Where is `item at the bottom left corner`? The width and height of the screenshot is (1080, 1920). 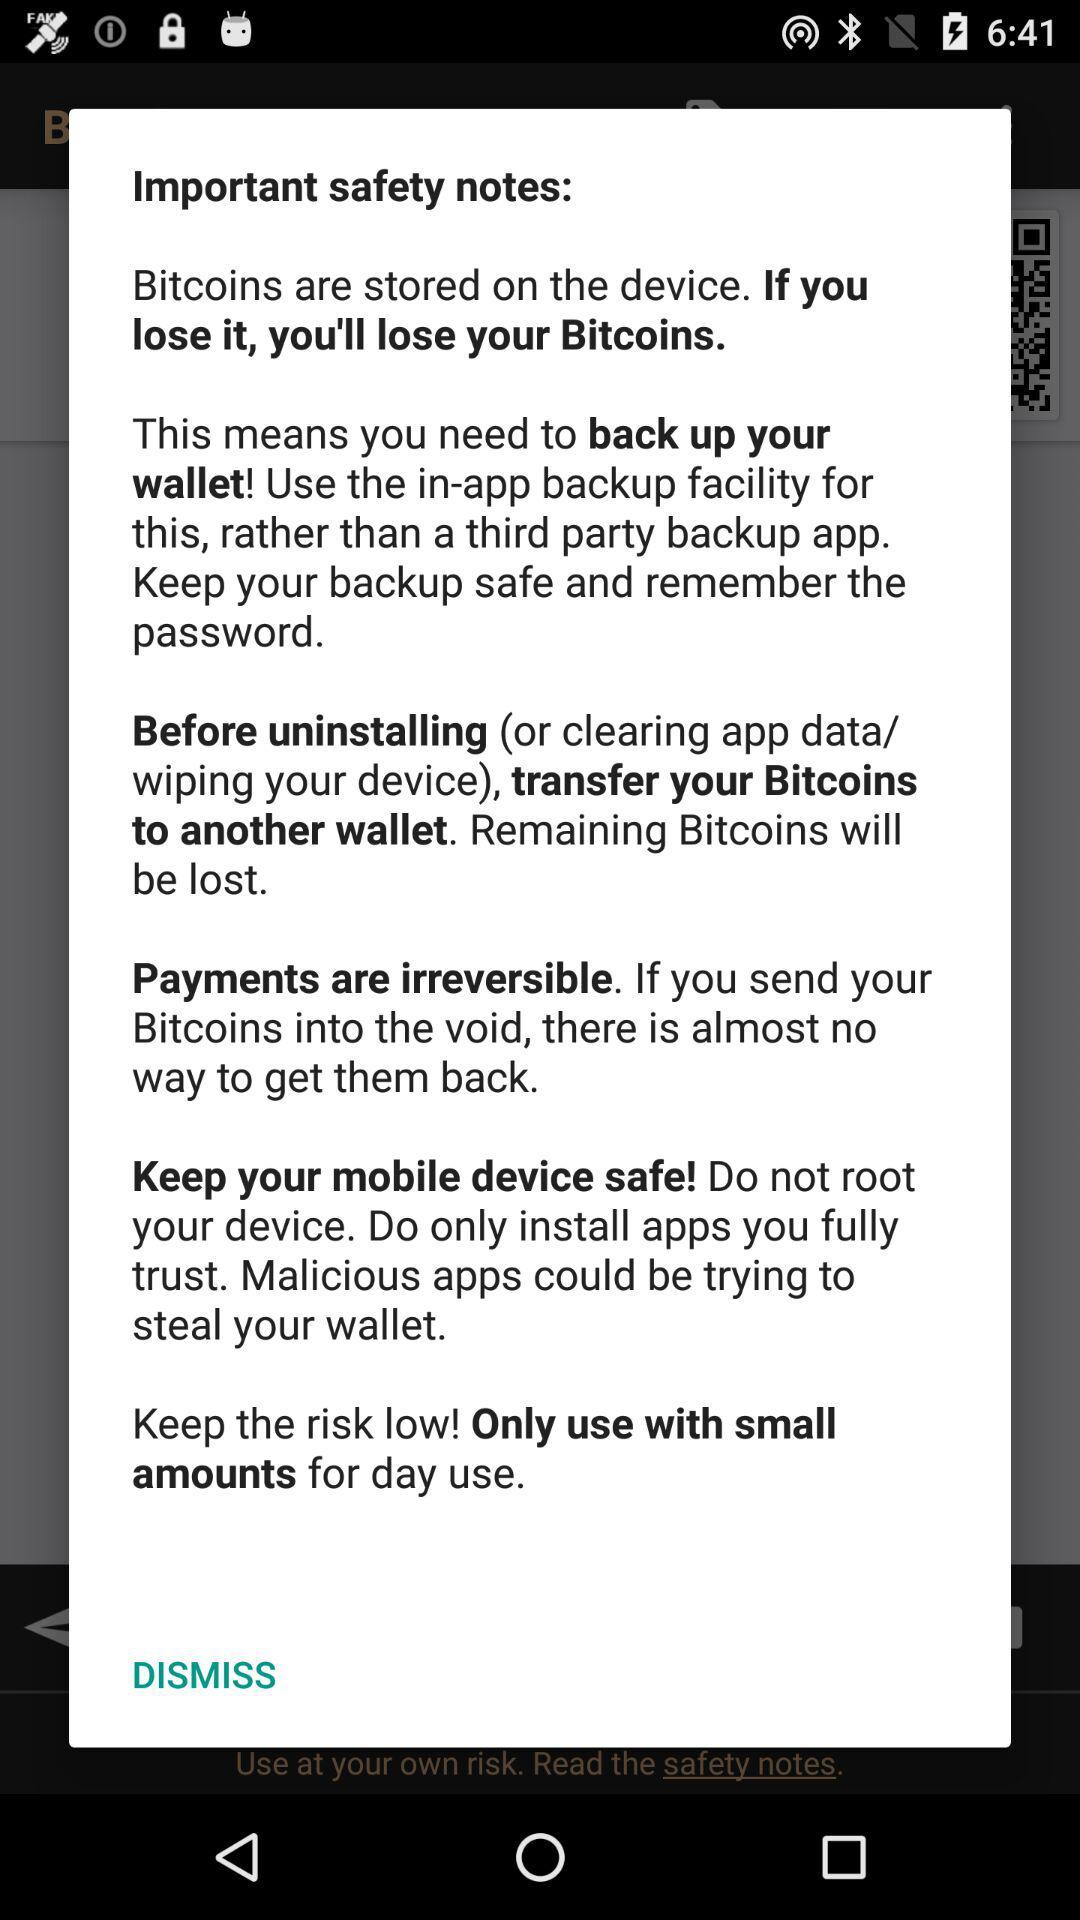
item at the bottom left corner is located at coordinates (204, 1674).